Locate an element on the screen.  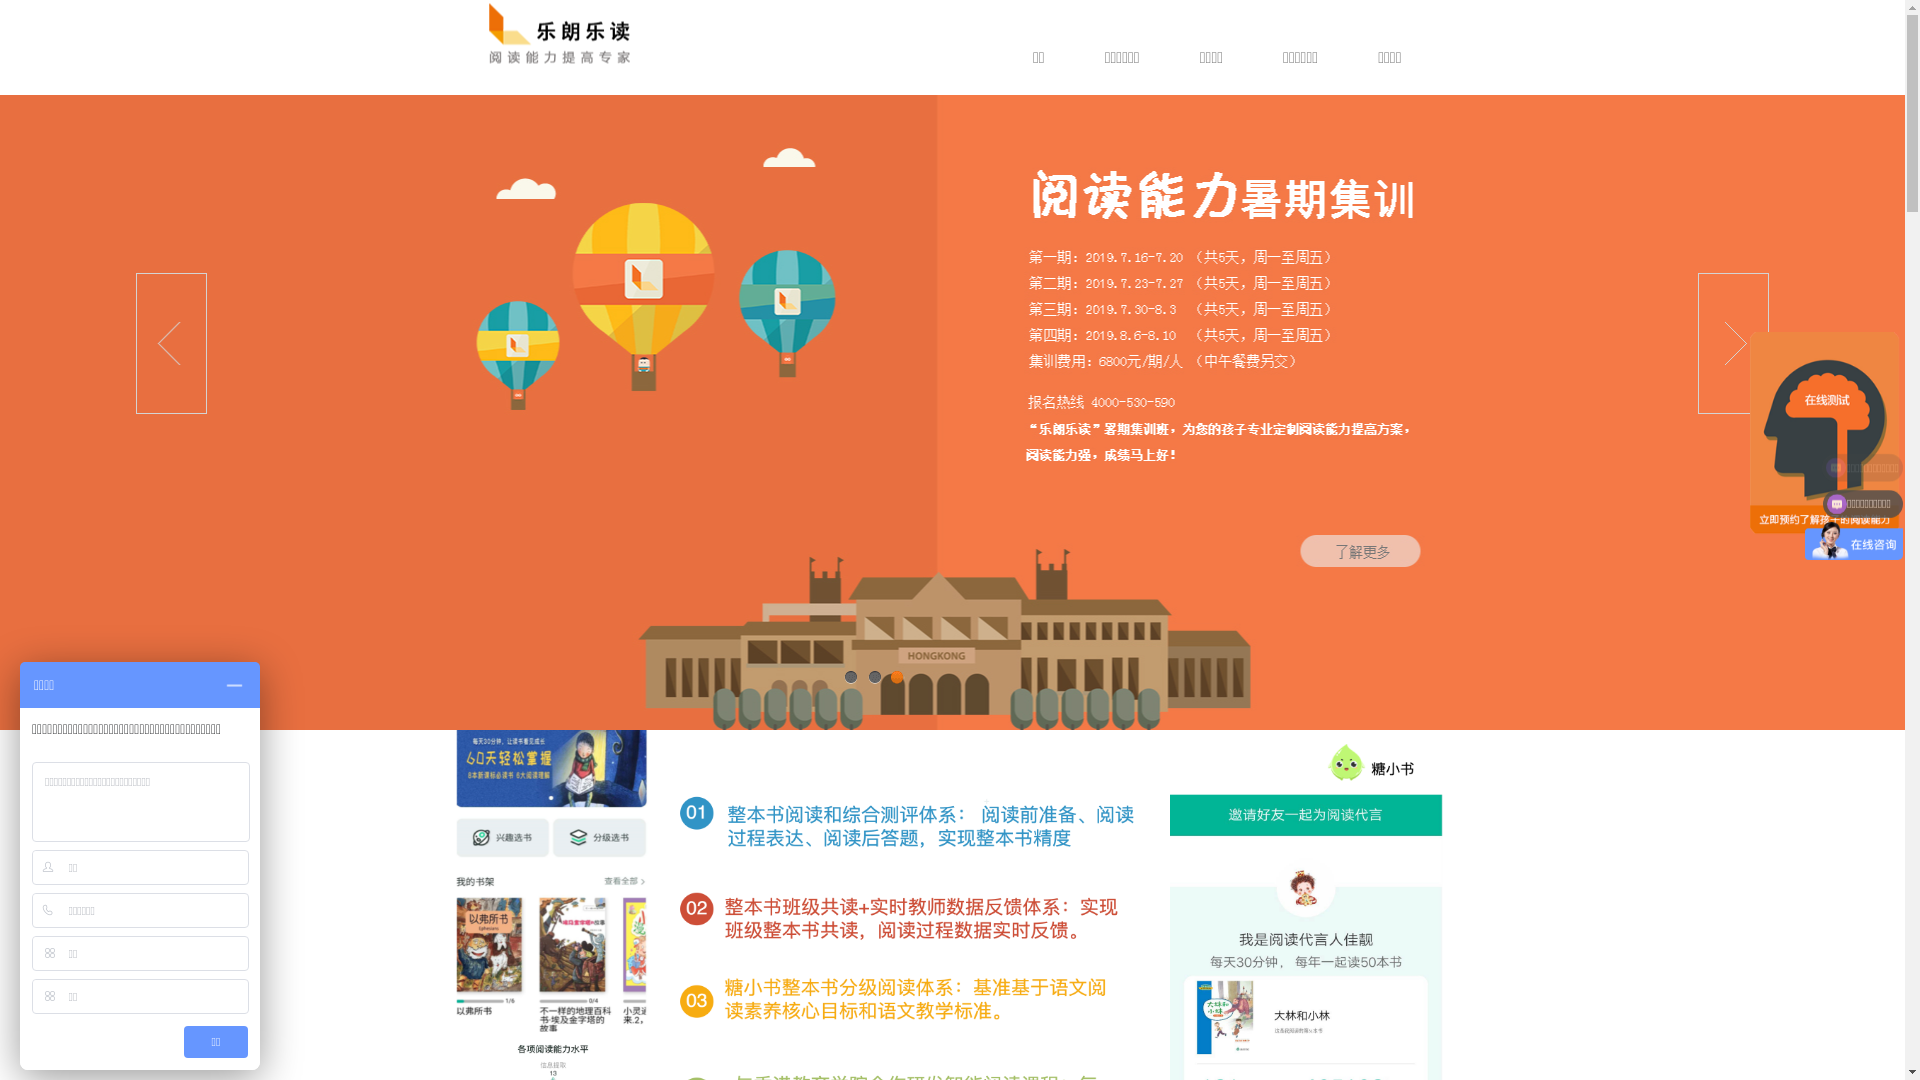
'3' is located at coordinates (896, 677).